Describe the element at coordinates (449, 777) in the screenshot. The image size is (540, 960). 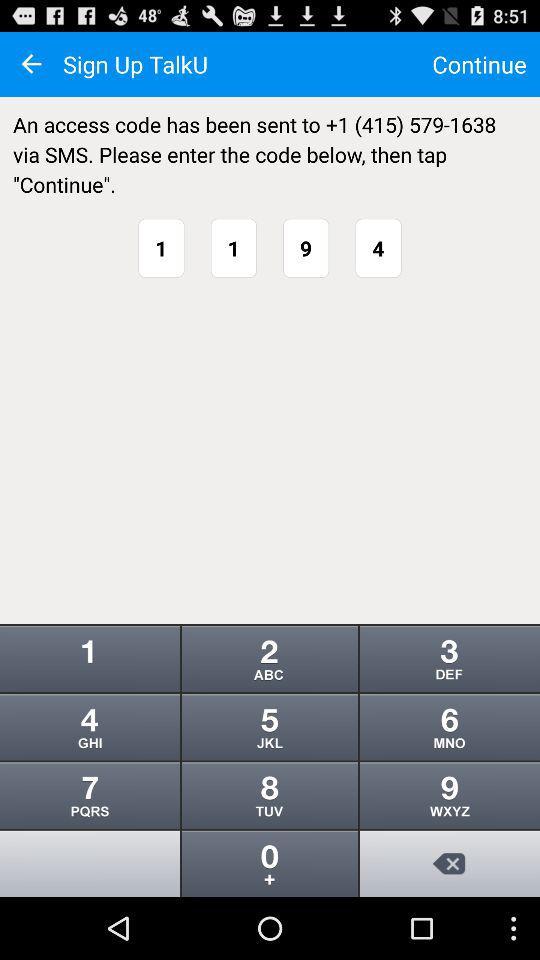
I see `the more icon` at that location.